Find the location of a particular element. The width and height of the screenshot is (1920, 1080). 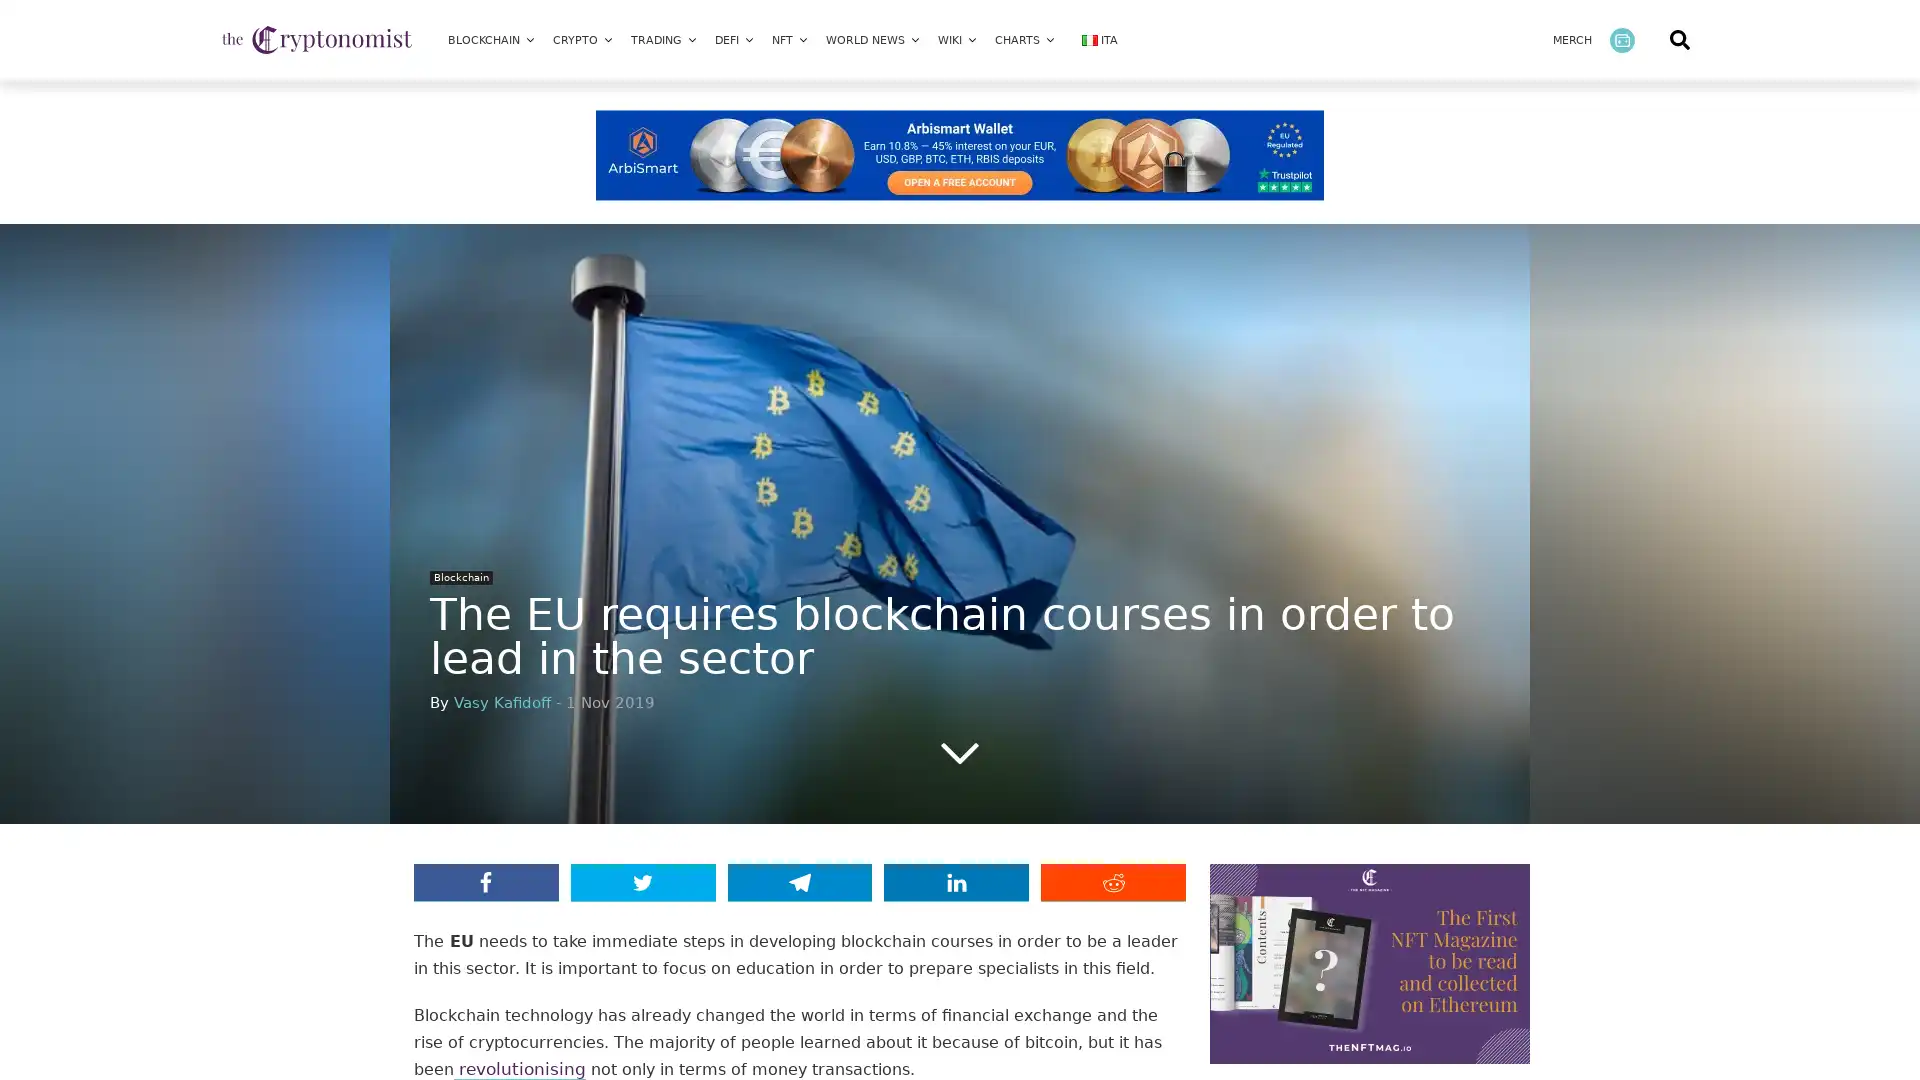

AGREE is located at coordinates (1529, 841).